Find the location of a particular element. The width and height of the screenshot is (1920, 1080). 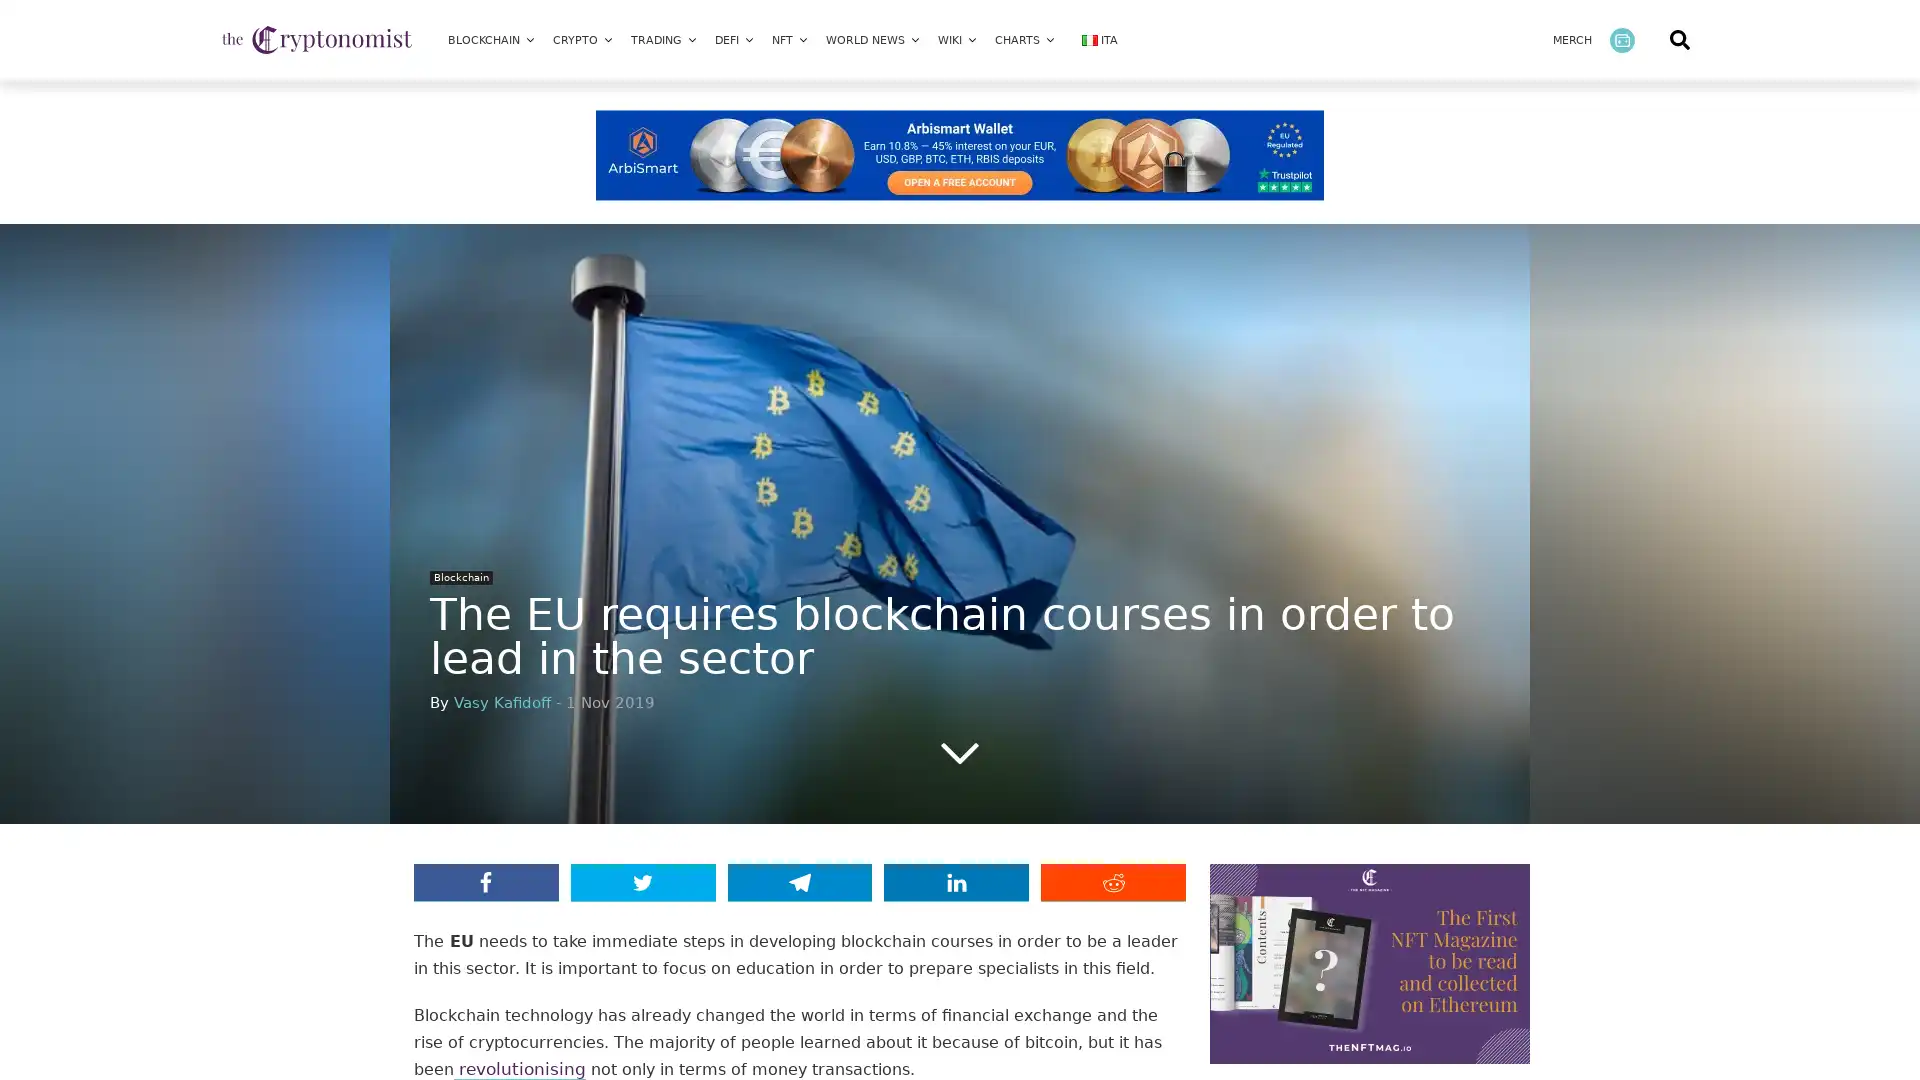

AGREE is located at coordinates (1529, 841).